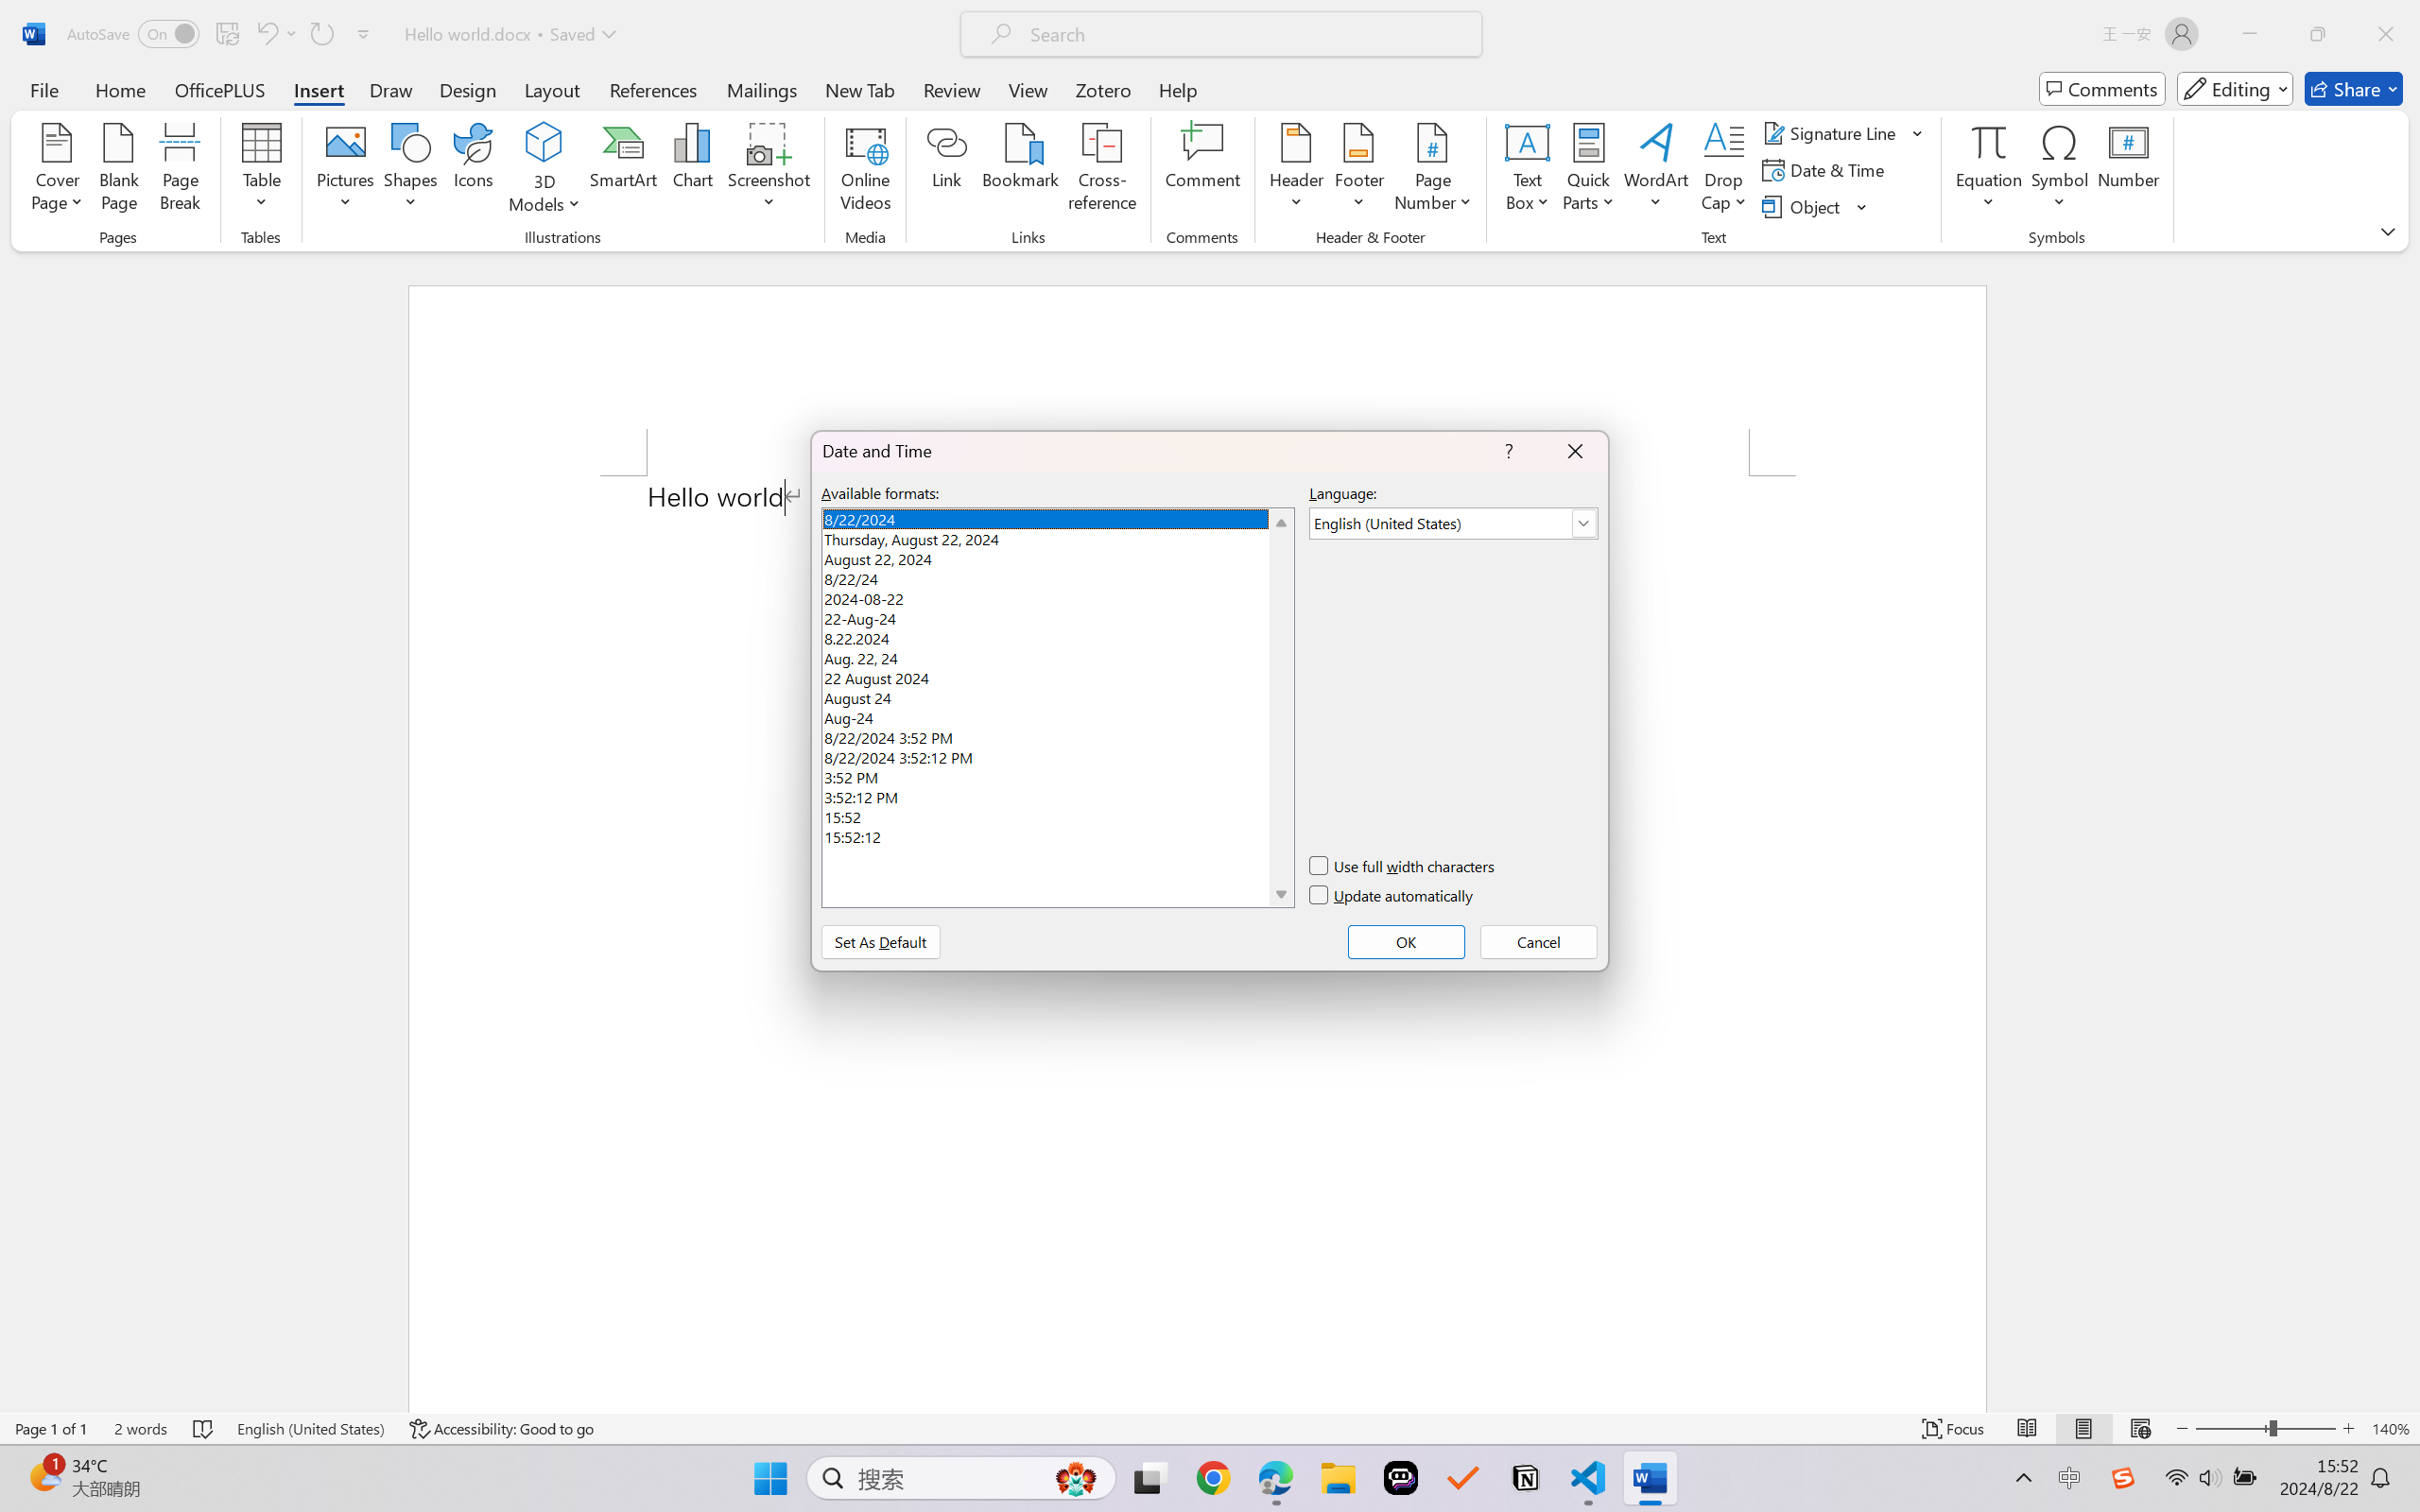  What do you see at coordinates (653, 88) in the screenshot?
I see `'References'` at bounding box center [653, 88].